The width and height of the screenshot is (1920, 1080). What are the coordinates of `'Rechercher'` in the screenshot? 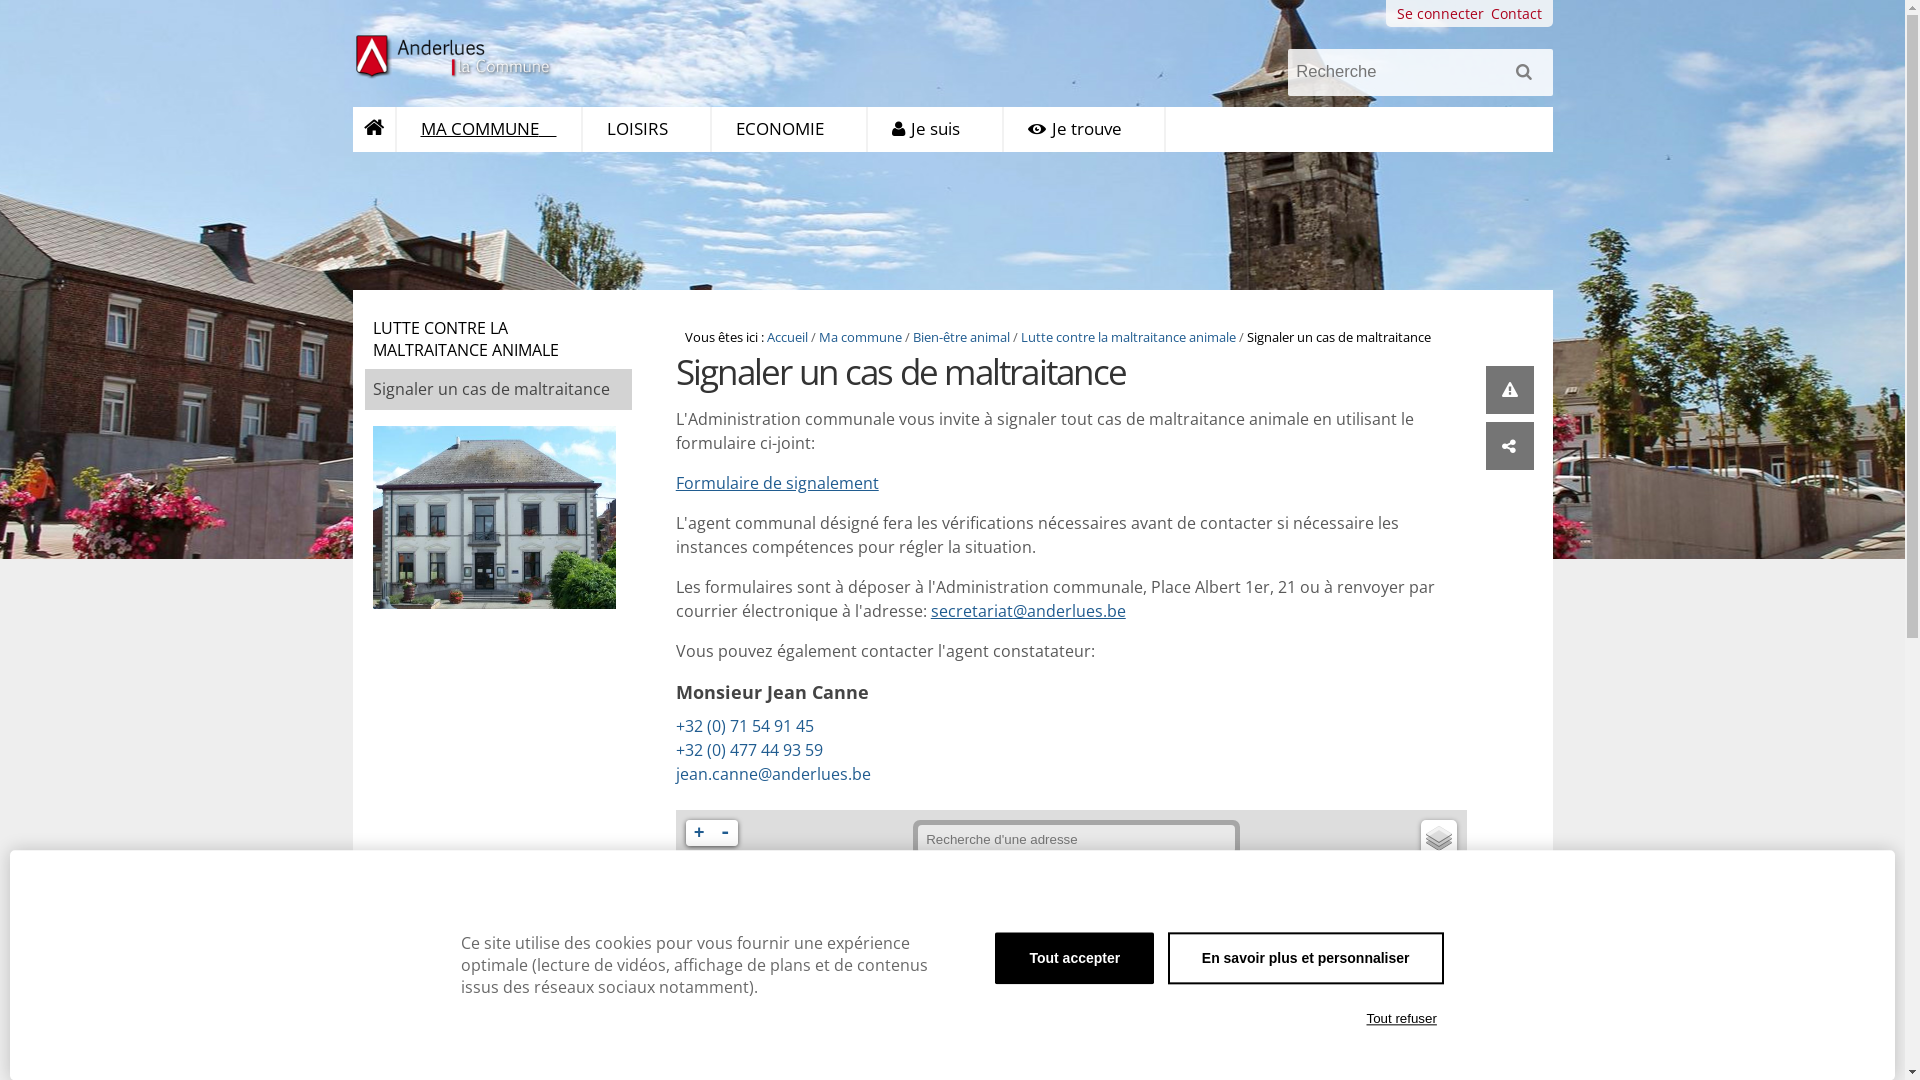 It's located at (1527, 77).